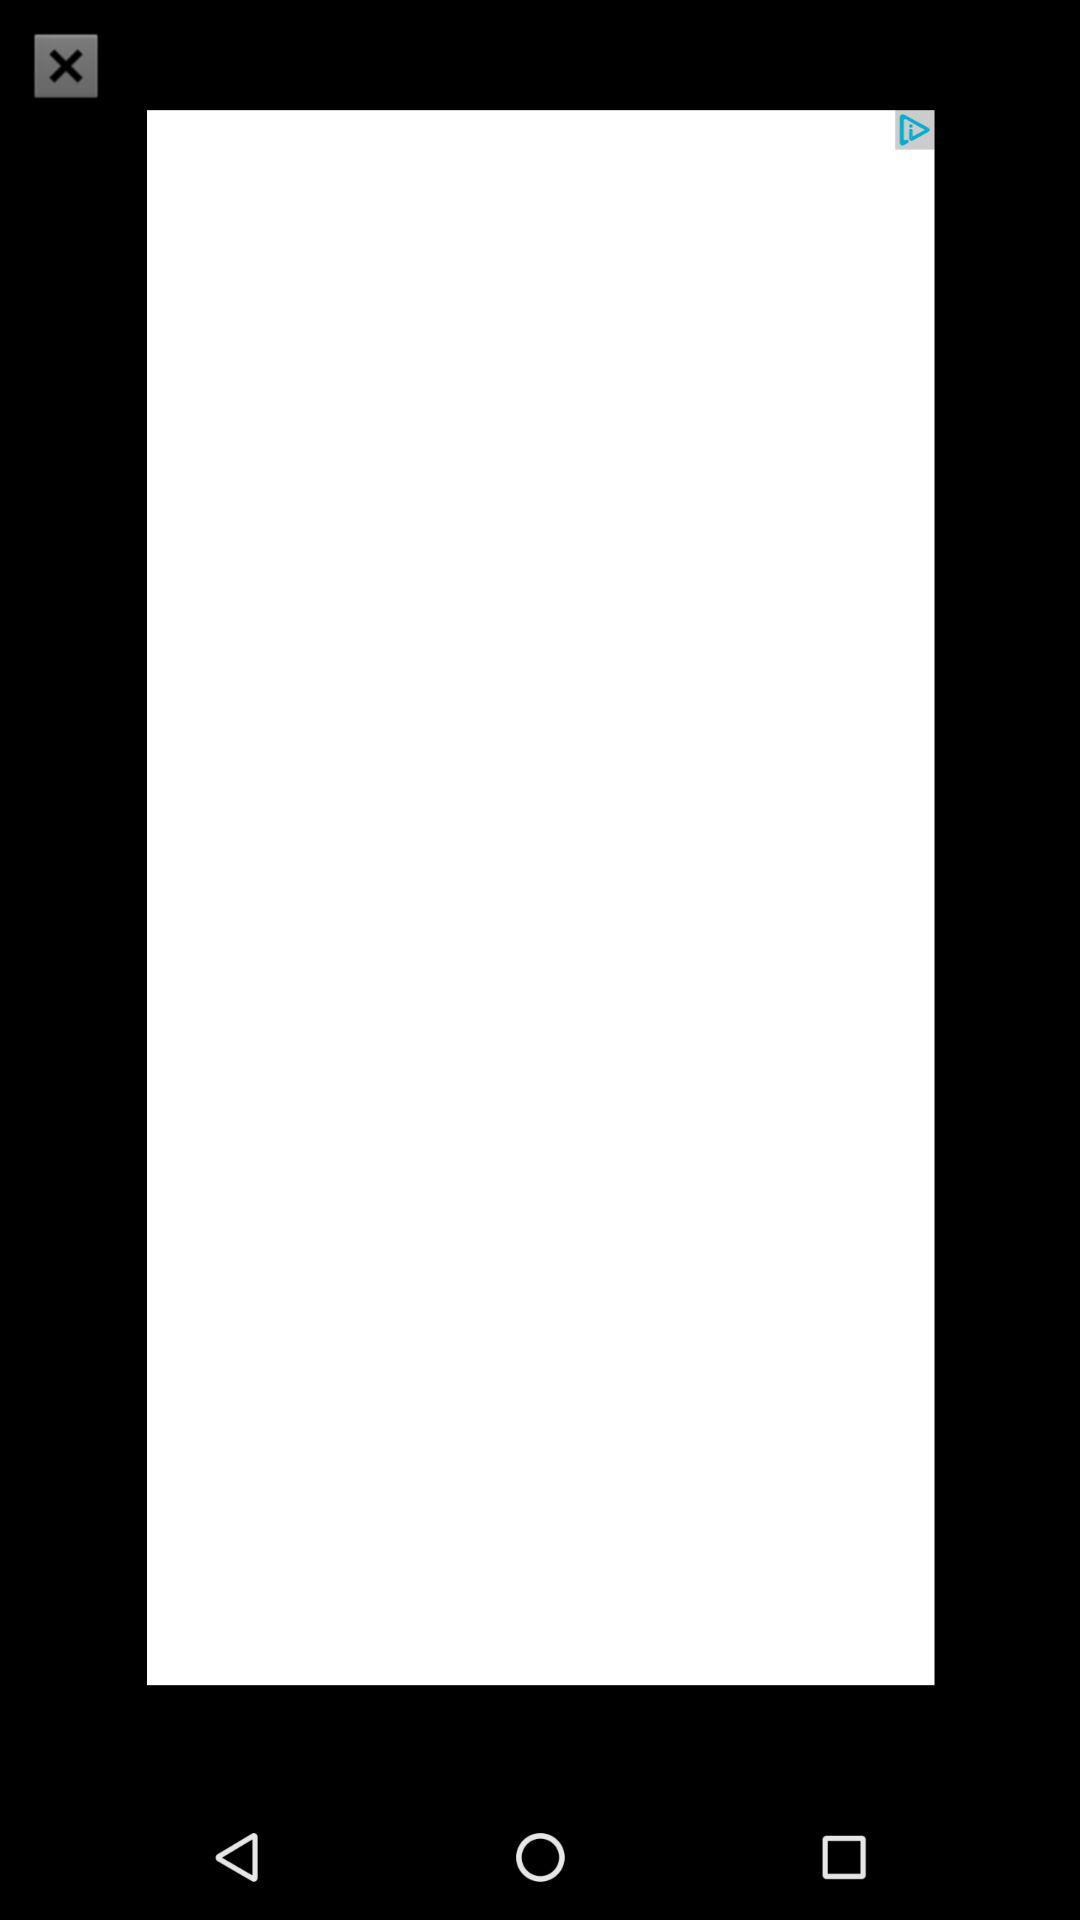 Image resolution: width=1080 pixels, height=1920 pixels. Describe the element at coordinates (540, 896) in the screenshot. I see `icon at the center` at that location.